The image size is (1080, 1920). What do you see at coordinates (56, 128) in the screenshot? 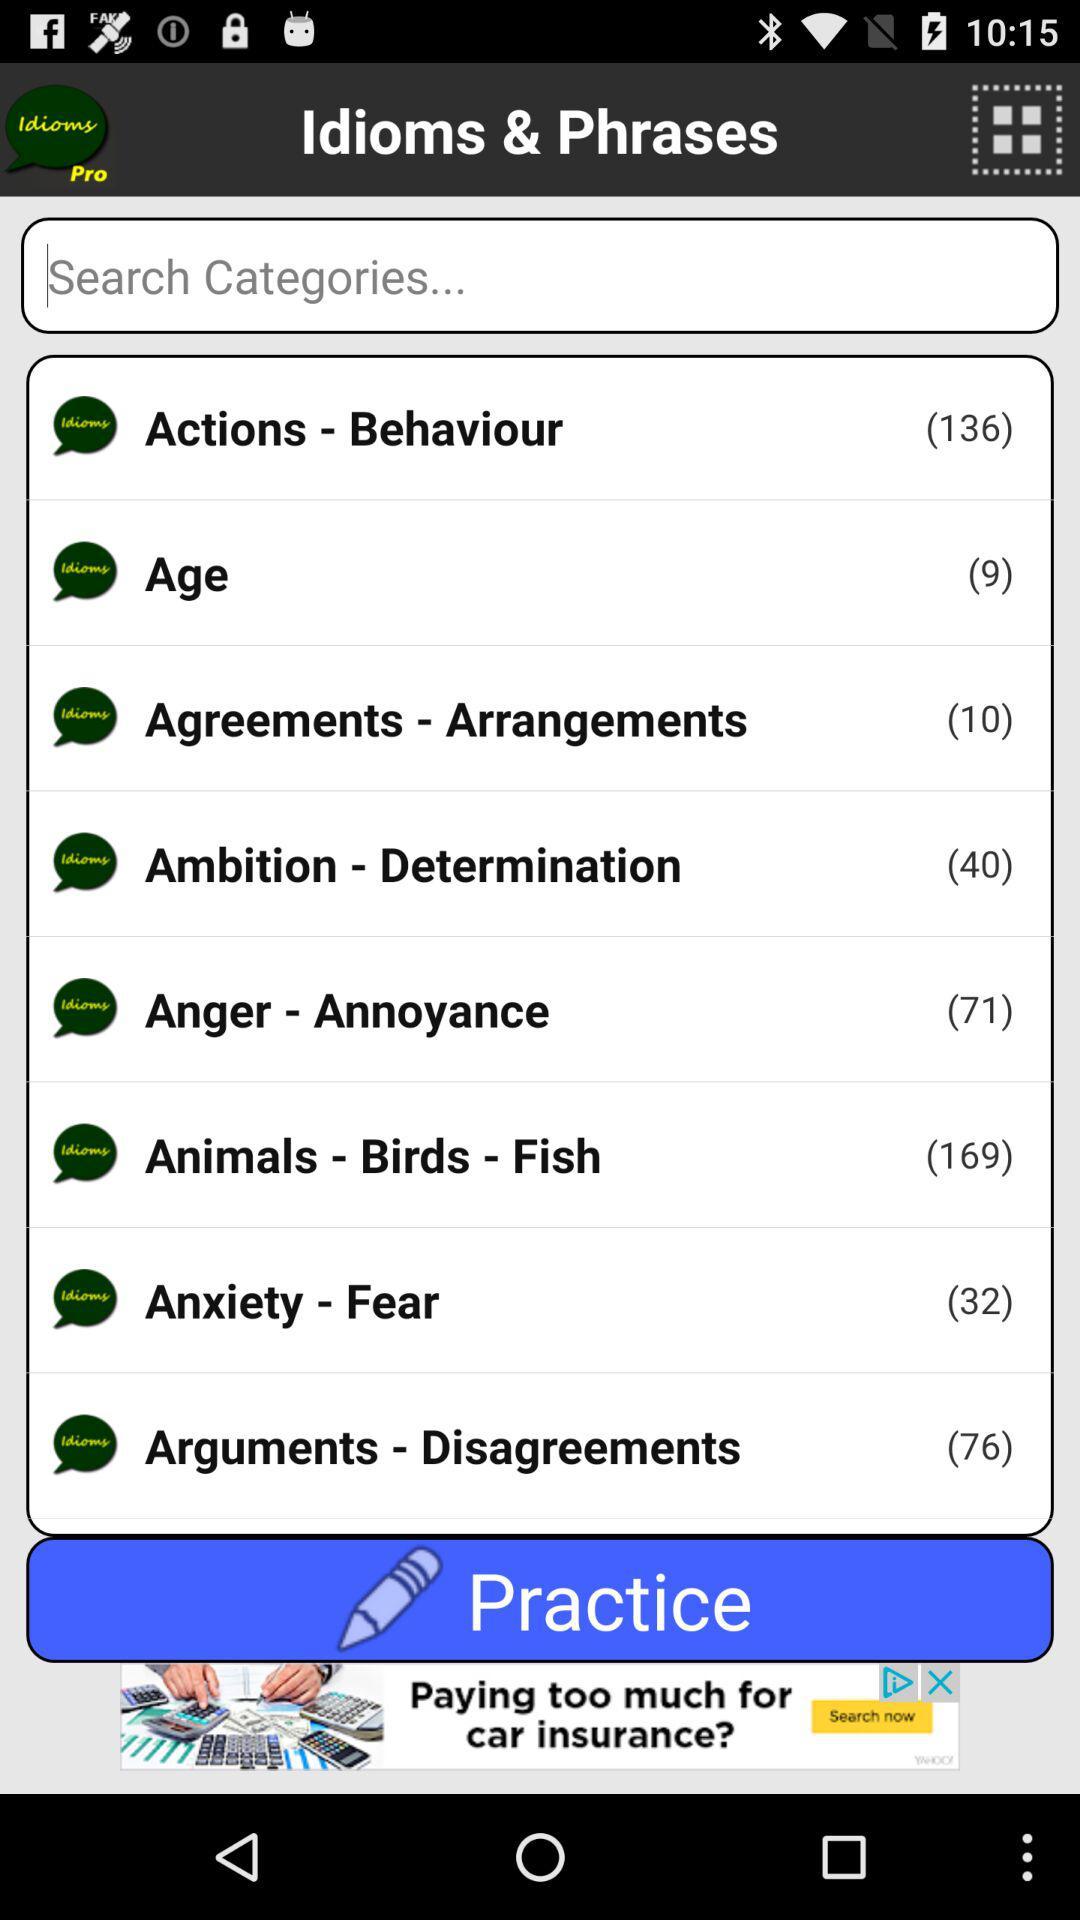
I see `buy pro` at bounding box center [56, 128].